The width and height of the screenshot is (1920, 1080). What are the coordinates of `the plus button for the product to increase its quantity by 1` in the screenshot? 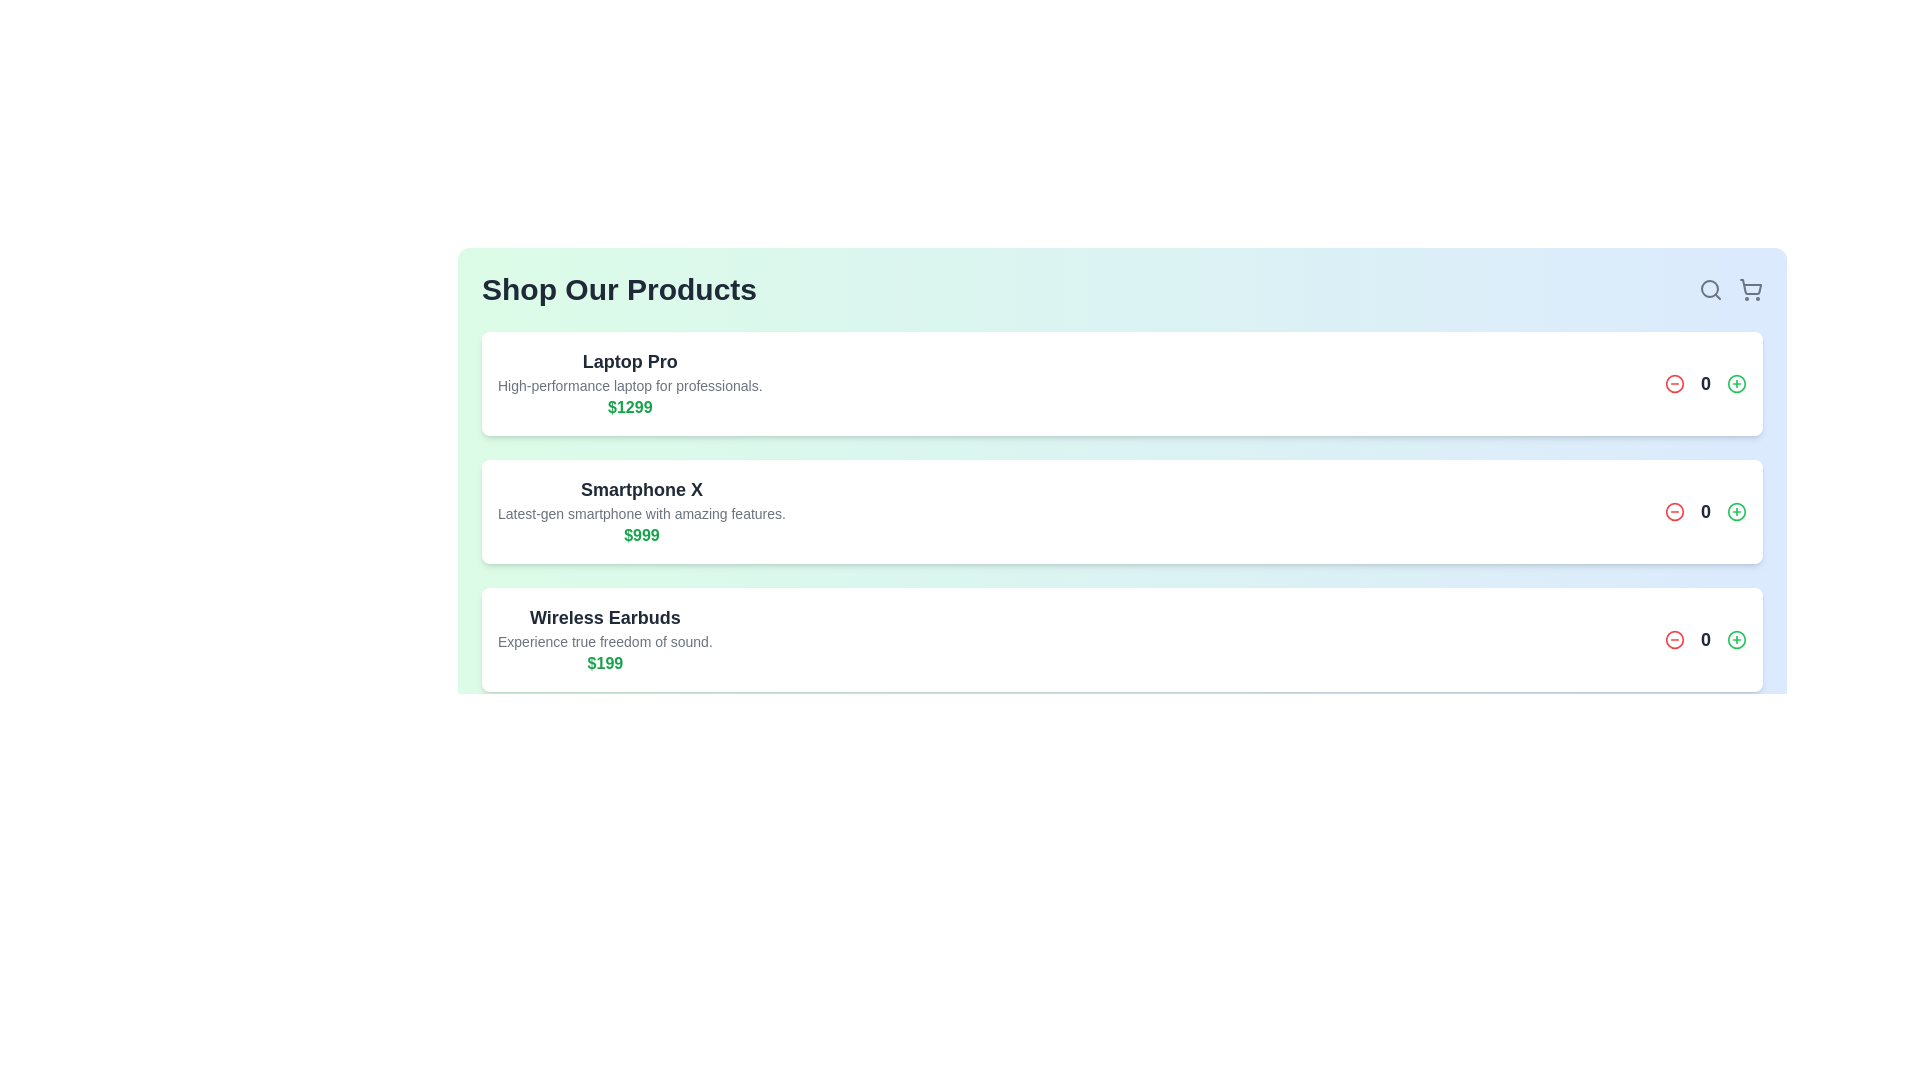 It's located at (1736, 384).